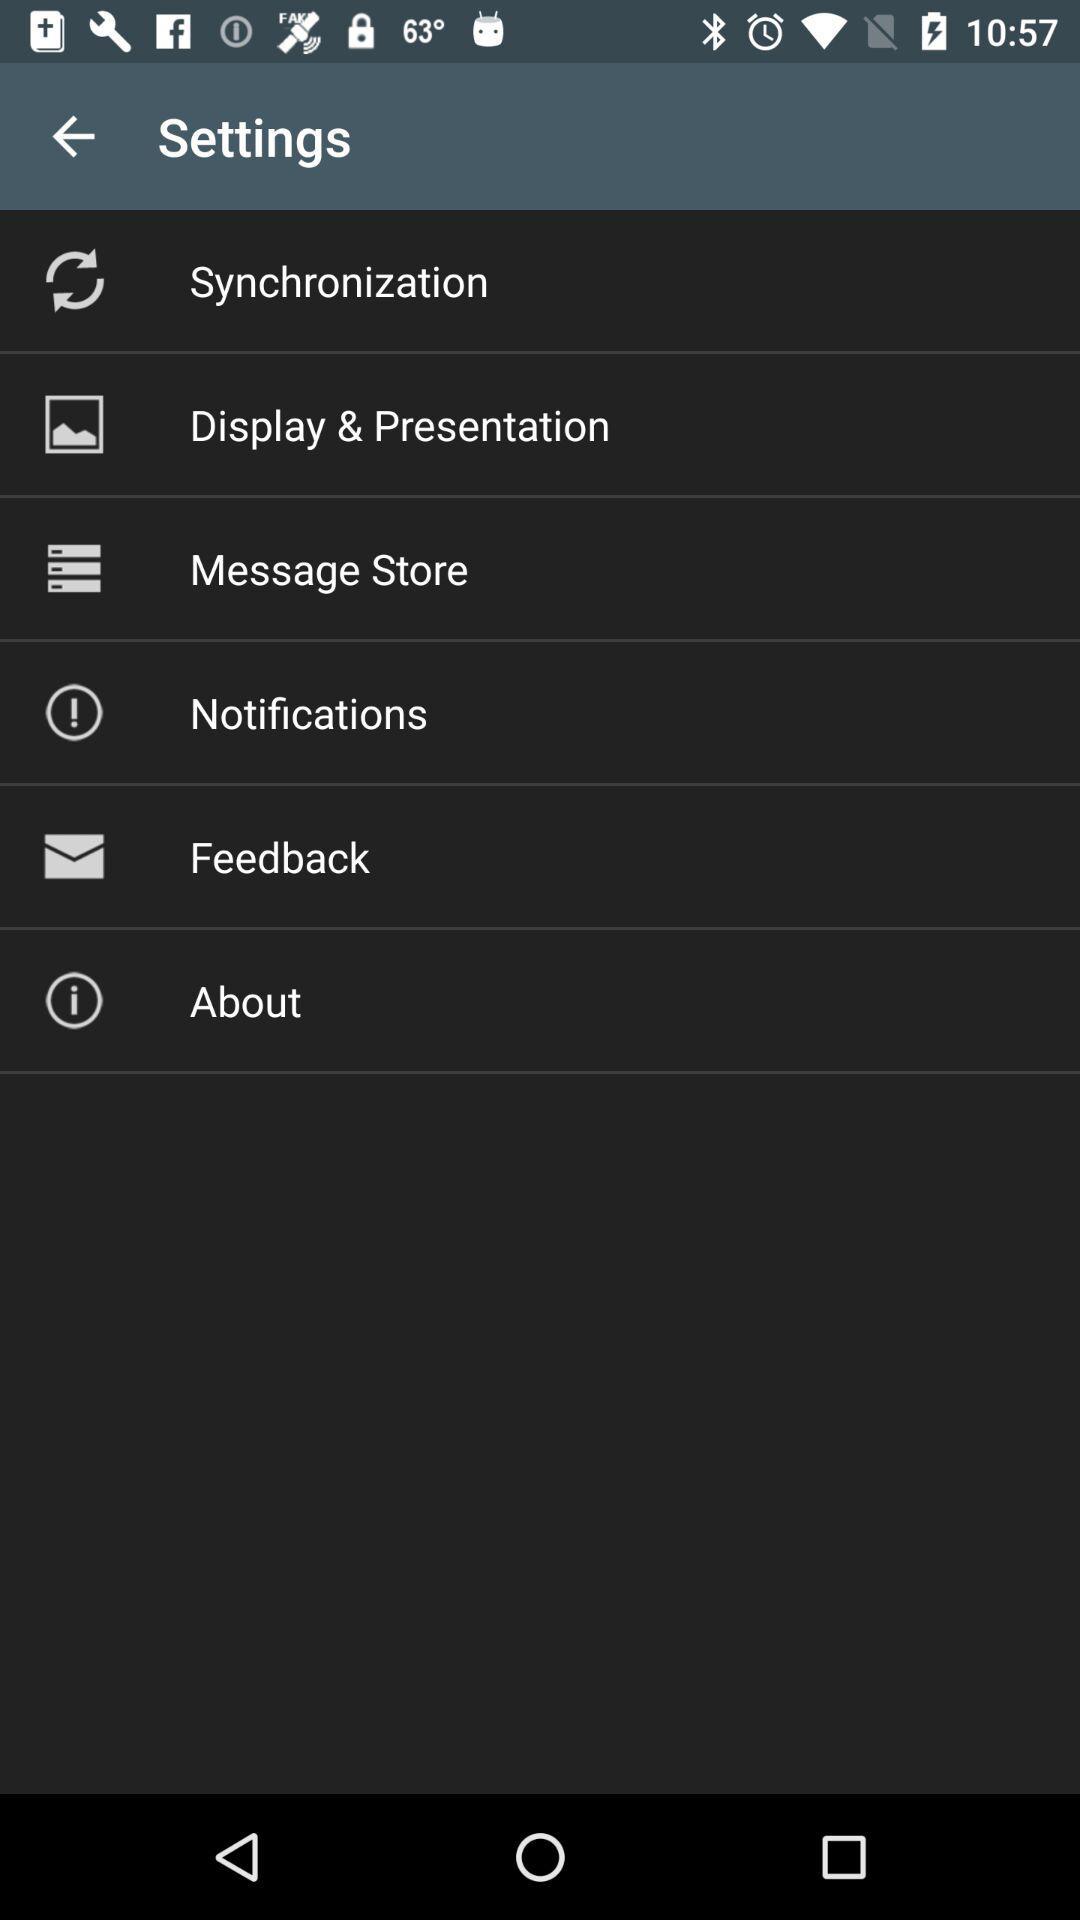 The height and width of the screenshot is (1920, 1080). I want to click on the about item, so click(244, 1000).